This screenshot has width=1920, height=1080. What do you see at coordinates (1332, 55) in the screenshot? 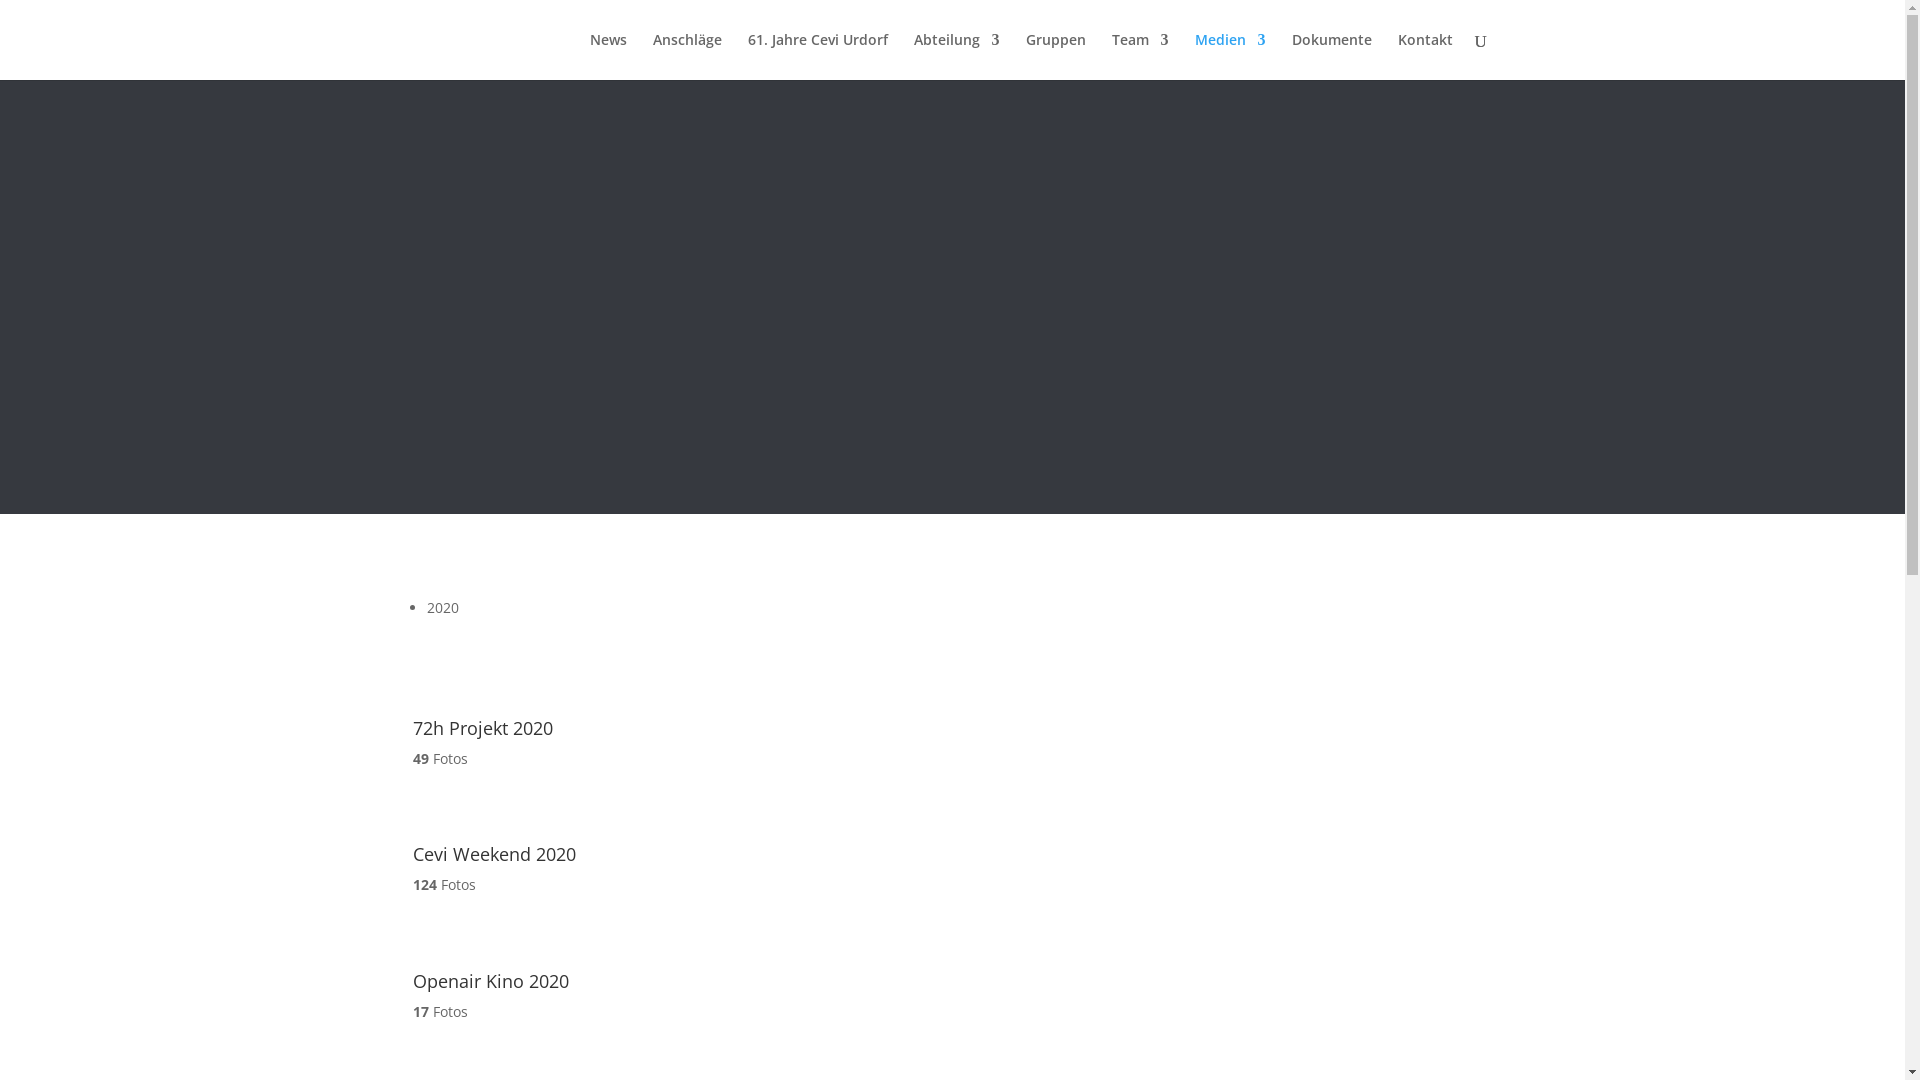
I see `'Dokumente'` at bounding box center [1332, 55].